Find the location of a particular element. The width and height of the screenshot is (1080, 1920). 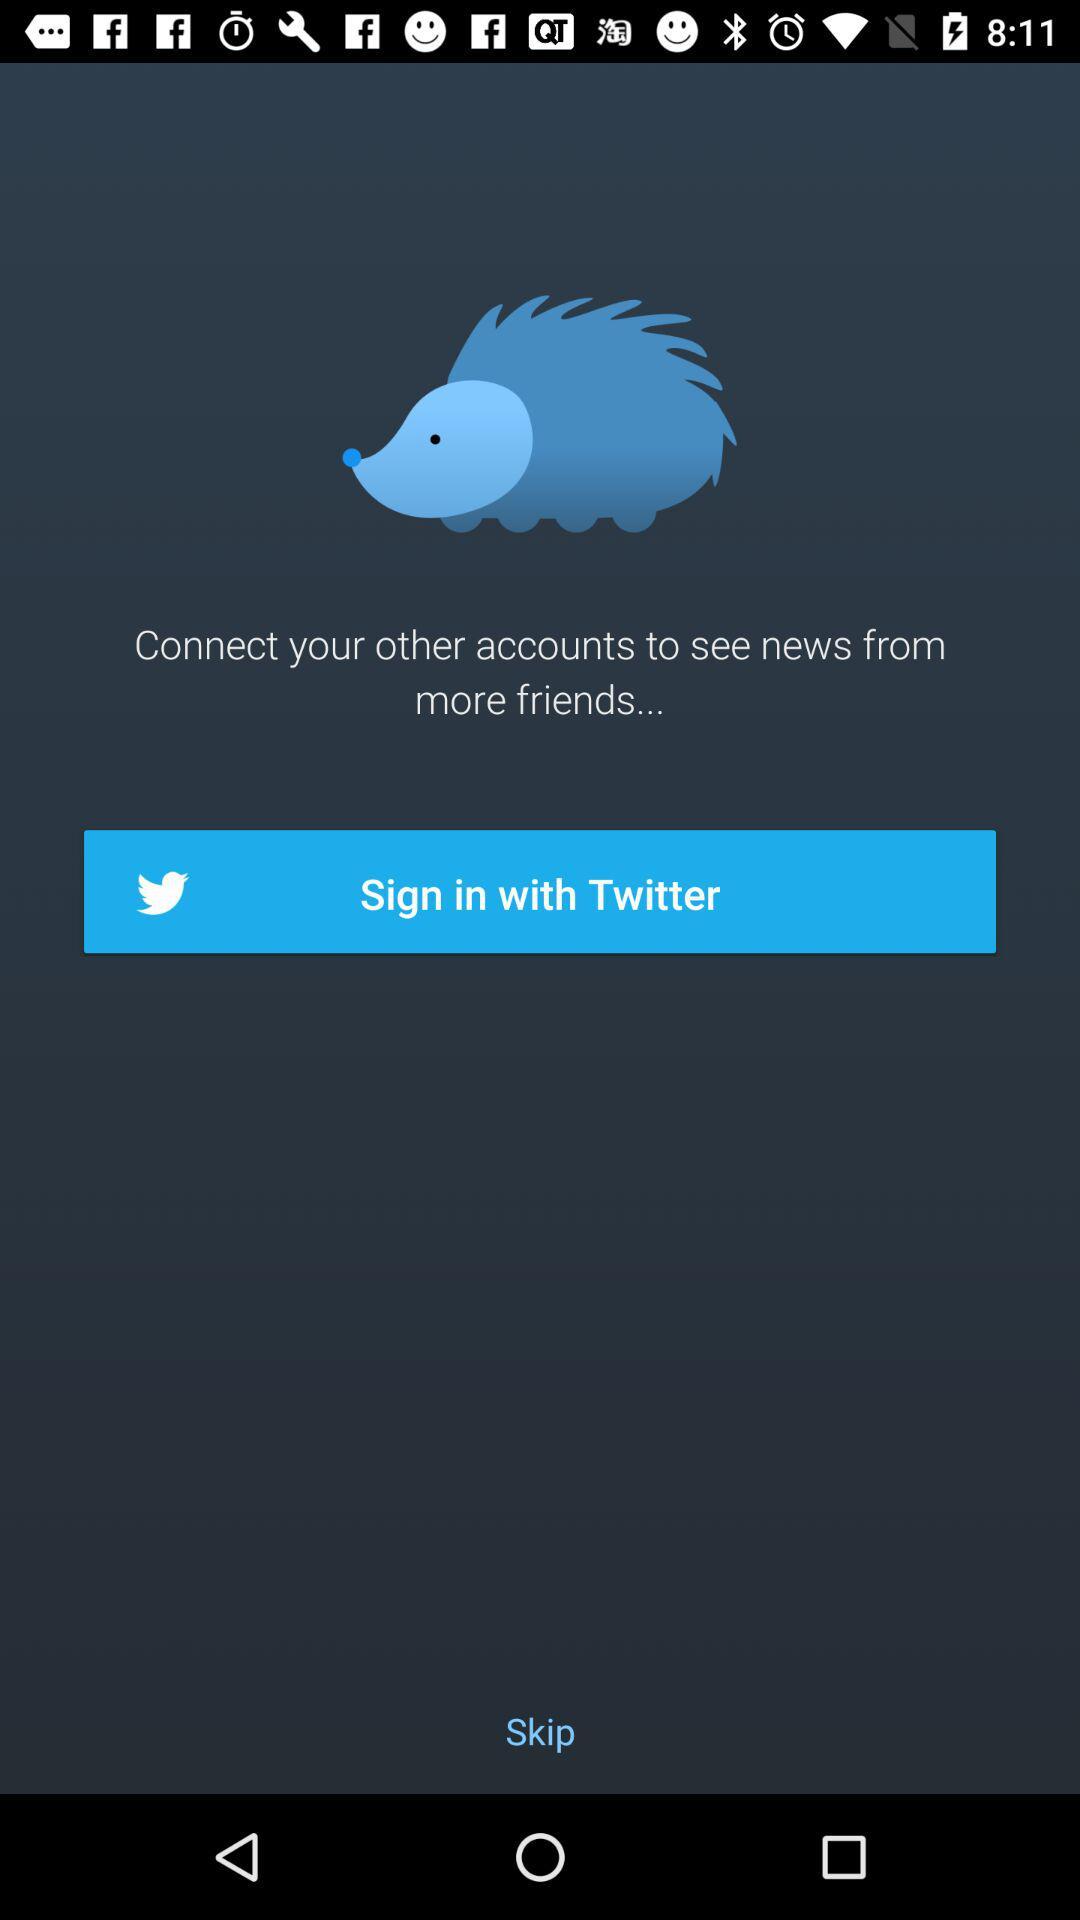

icon below sign in with item is located at coordinates (540, 1730).